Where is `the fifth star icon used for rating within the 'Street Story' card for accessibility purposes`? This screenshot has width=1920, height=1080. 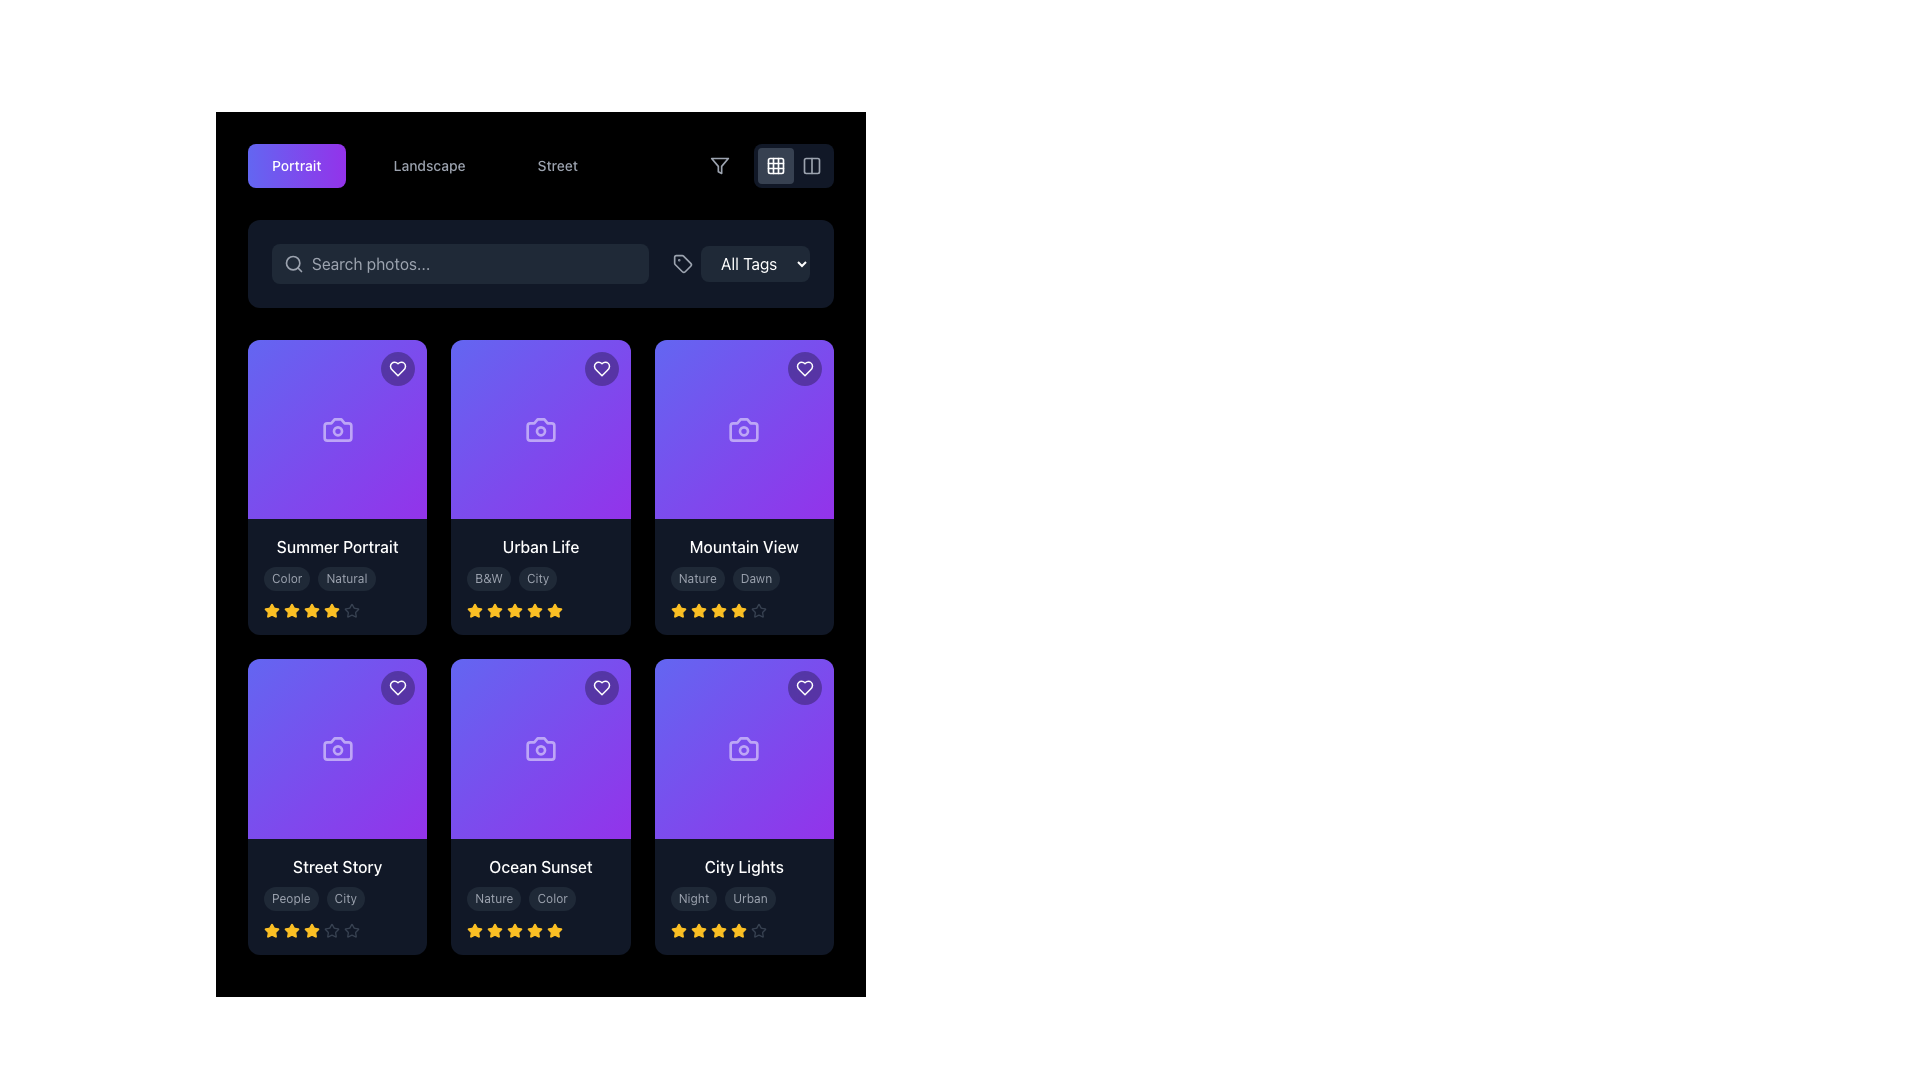
the fifth star icon used for rating within the 'Street Story' card for accessibility purposes is located at coordinates (331, 929).